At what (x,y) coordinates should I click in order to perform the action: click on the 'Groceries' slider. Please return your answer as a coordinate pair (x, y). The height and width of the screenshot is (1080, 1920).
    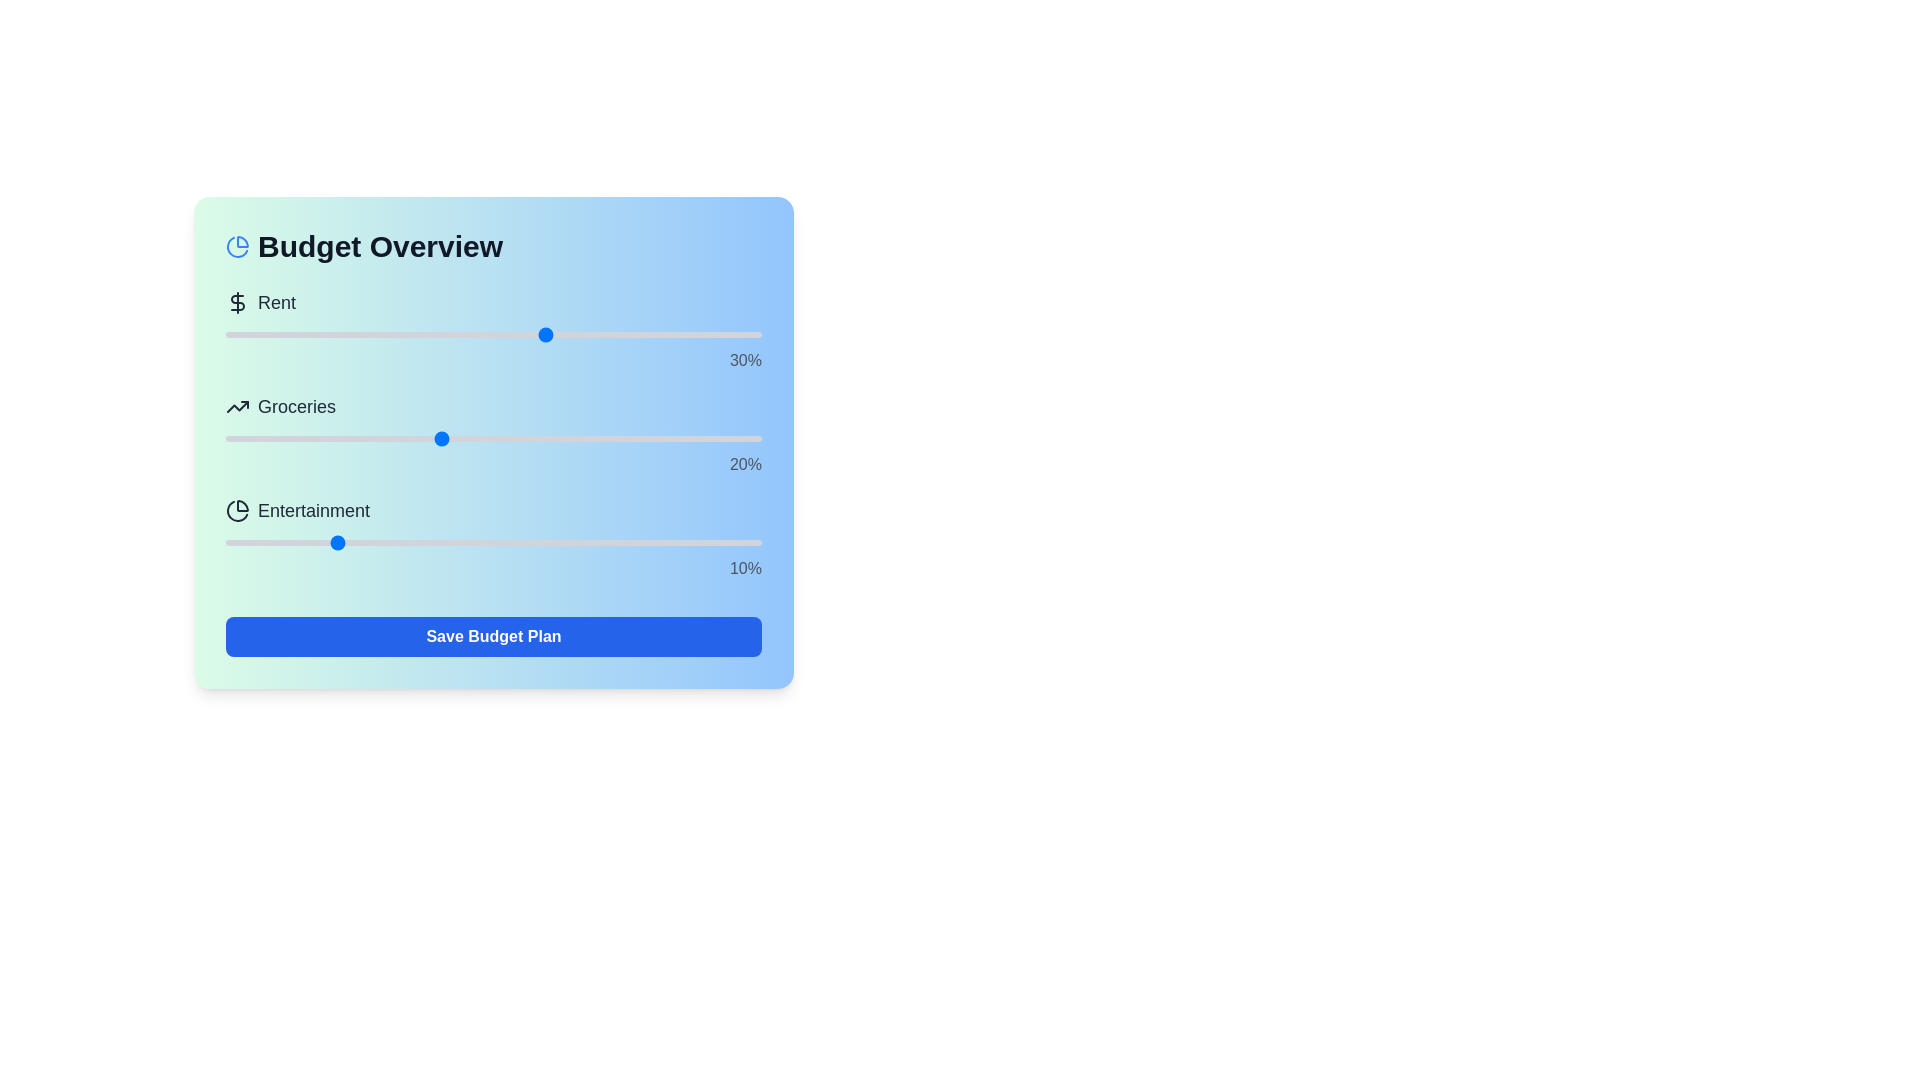
    Looking at the image, I should click on (439, 438).